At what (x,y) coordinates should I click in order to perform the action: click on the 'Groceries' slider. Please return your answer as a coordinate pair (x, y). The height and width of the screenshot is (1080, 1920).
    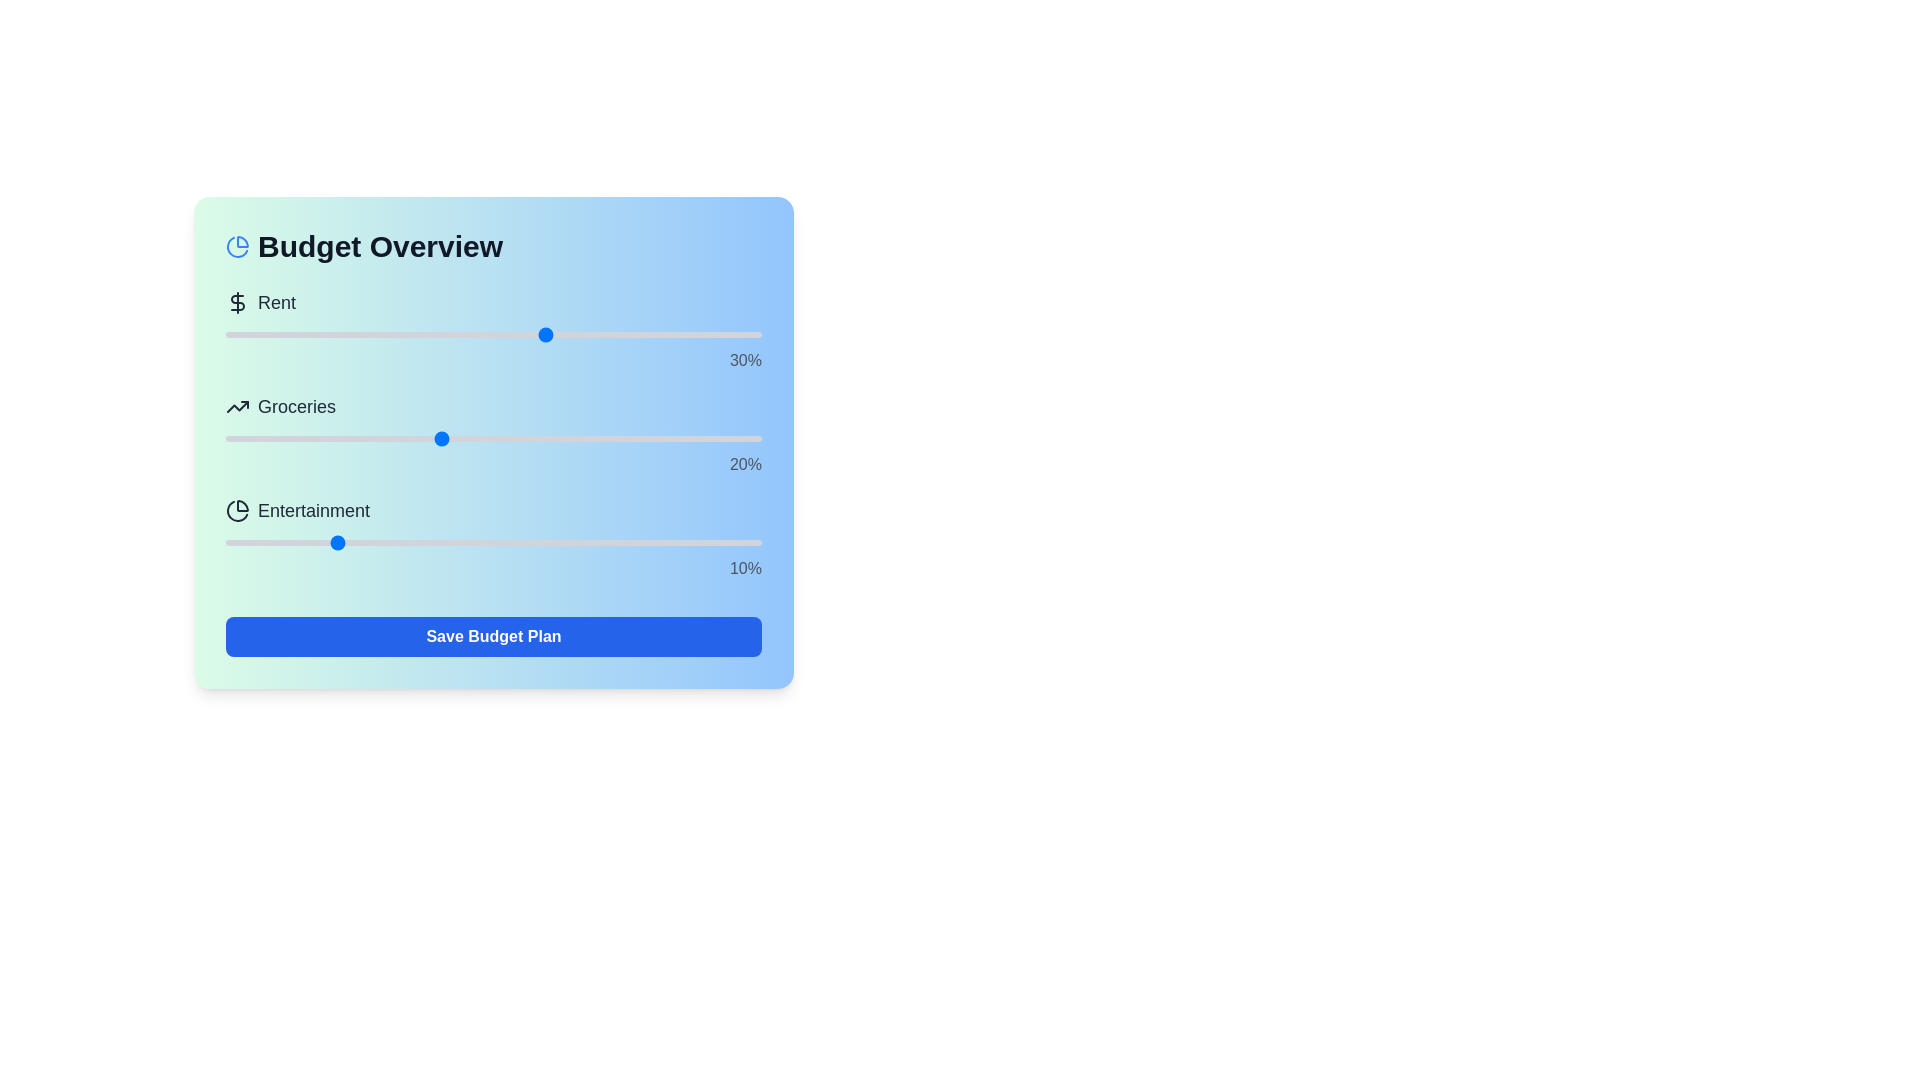
    Looking at the image, I should click on (439, 438).